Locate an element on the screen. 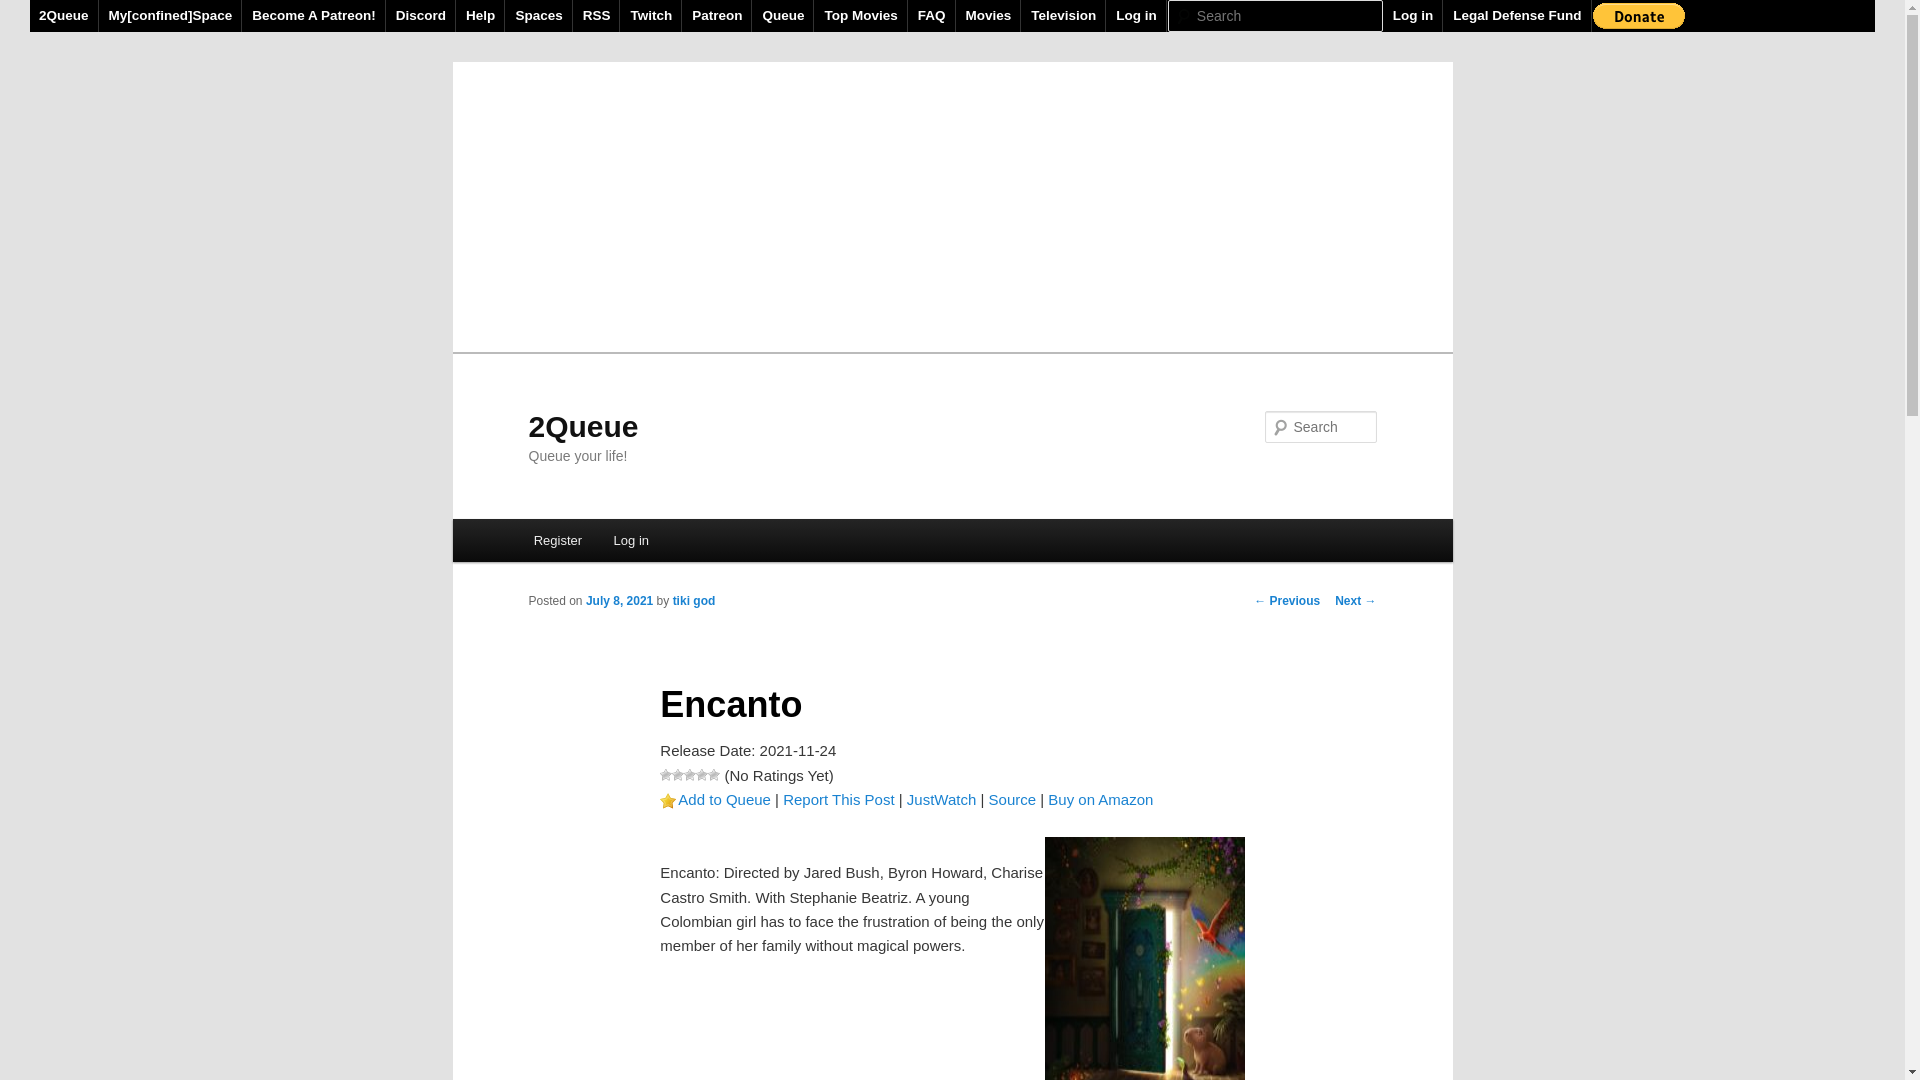 This screenshot has height=1080, width=1920. 'RSS' is located at coordinates (596, 15).